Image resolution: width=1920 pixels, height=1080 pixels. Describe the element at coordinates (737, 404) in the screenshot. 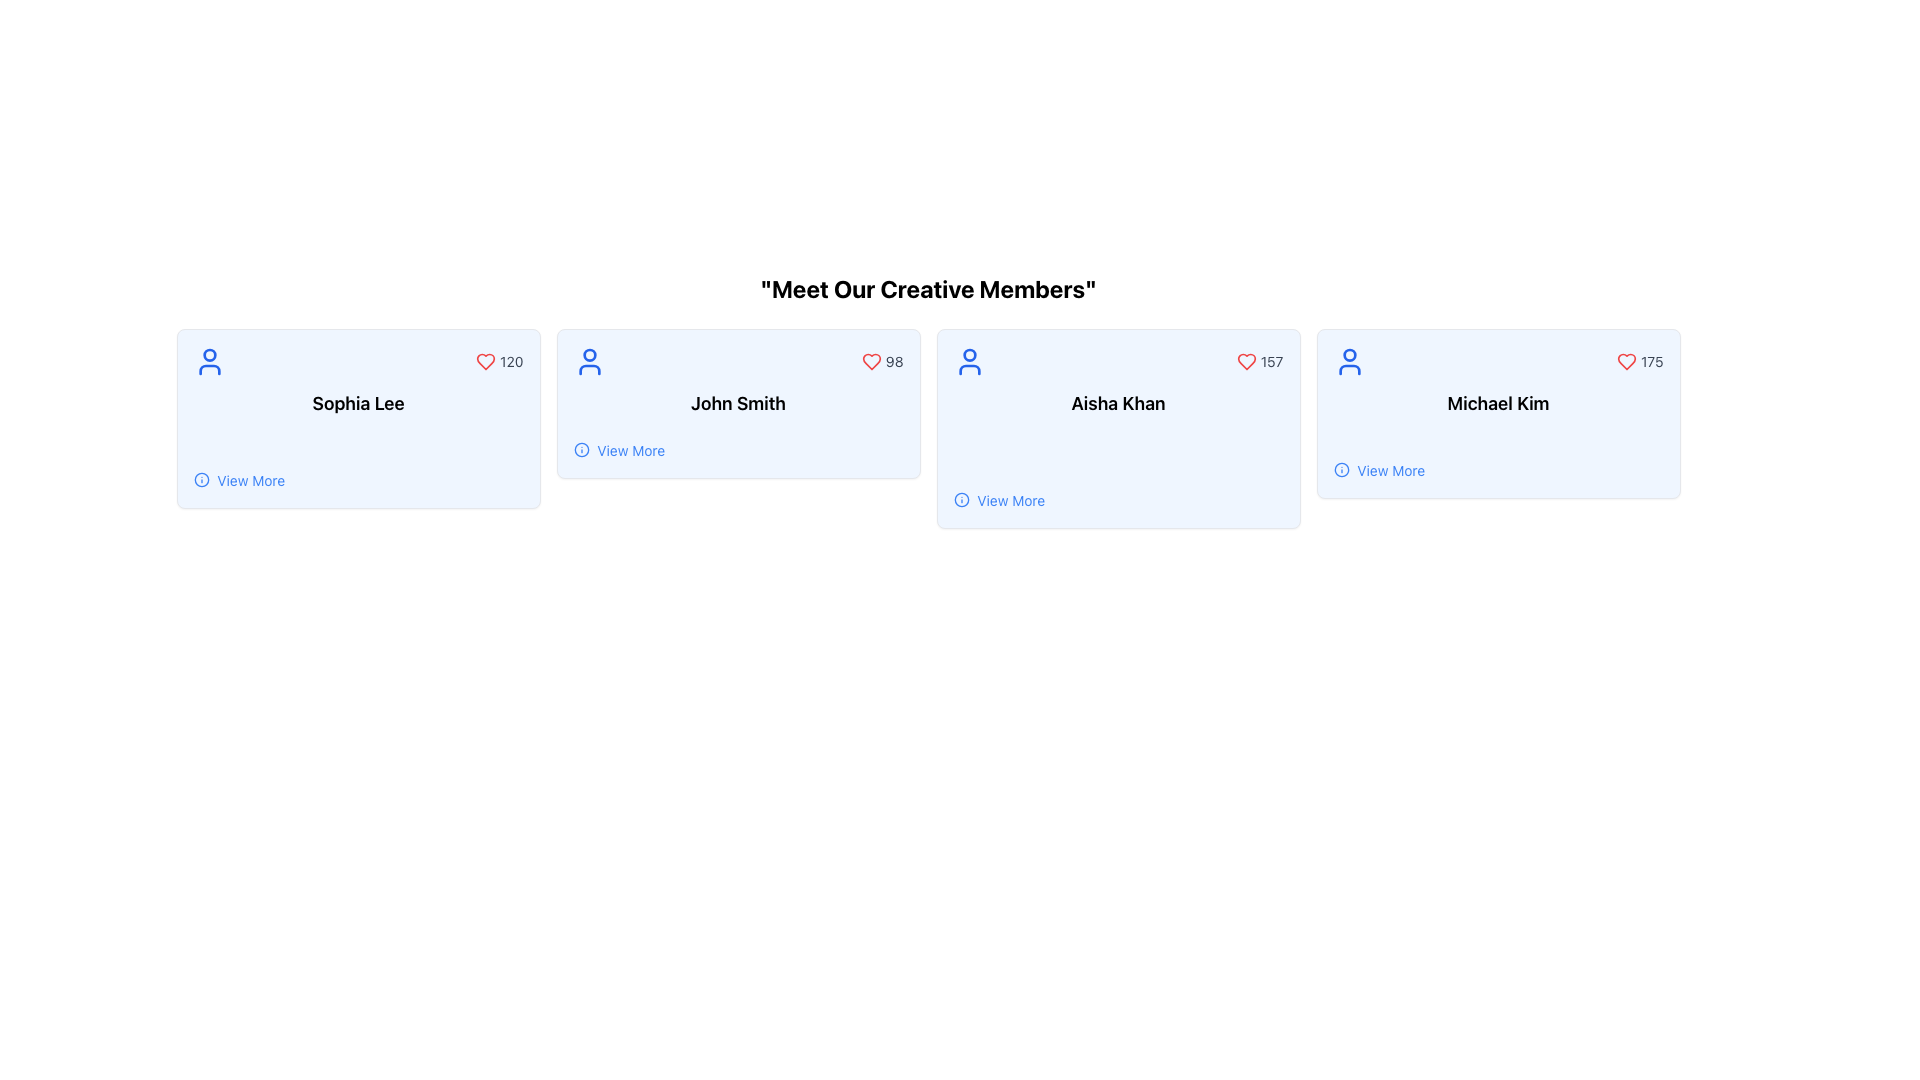

I see `the Text Label displaying the name 'John Smith' located in the central card among a row of four similar cards` at that location.